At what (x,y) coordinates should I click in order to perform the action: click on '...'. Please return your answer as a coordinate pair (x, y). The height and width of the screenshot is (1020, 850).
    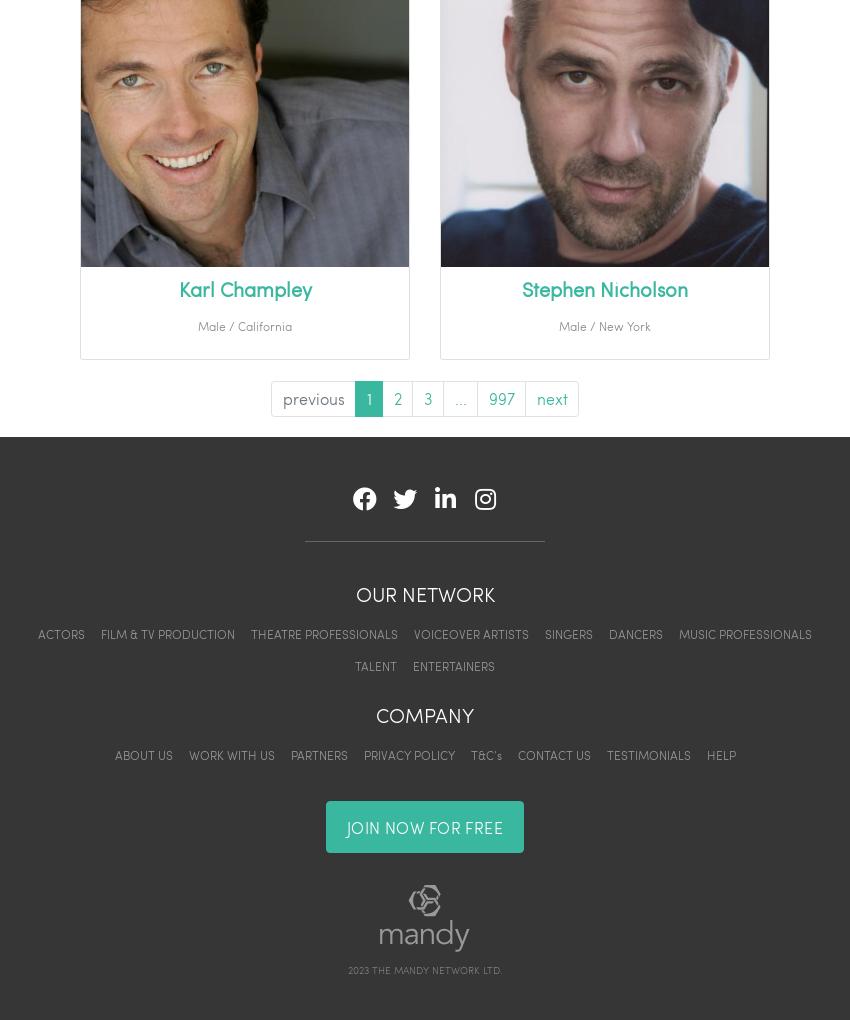
    Looking at the image, I should click on (459, 398).